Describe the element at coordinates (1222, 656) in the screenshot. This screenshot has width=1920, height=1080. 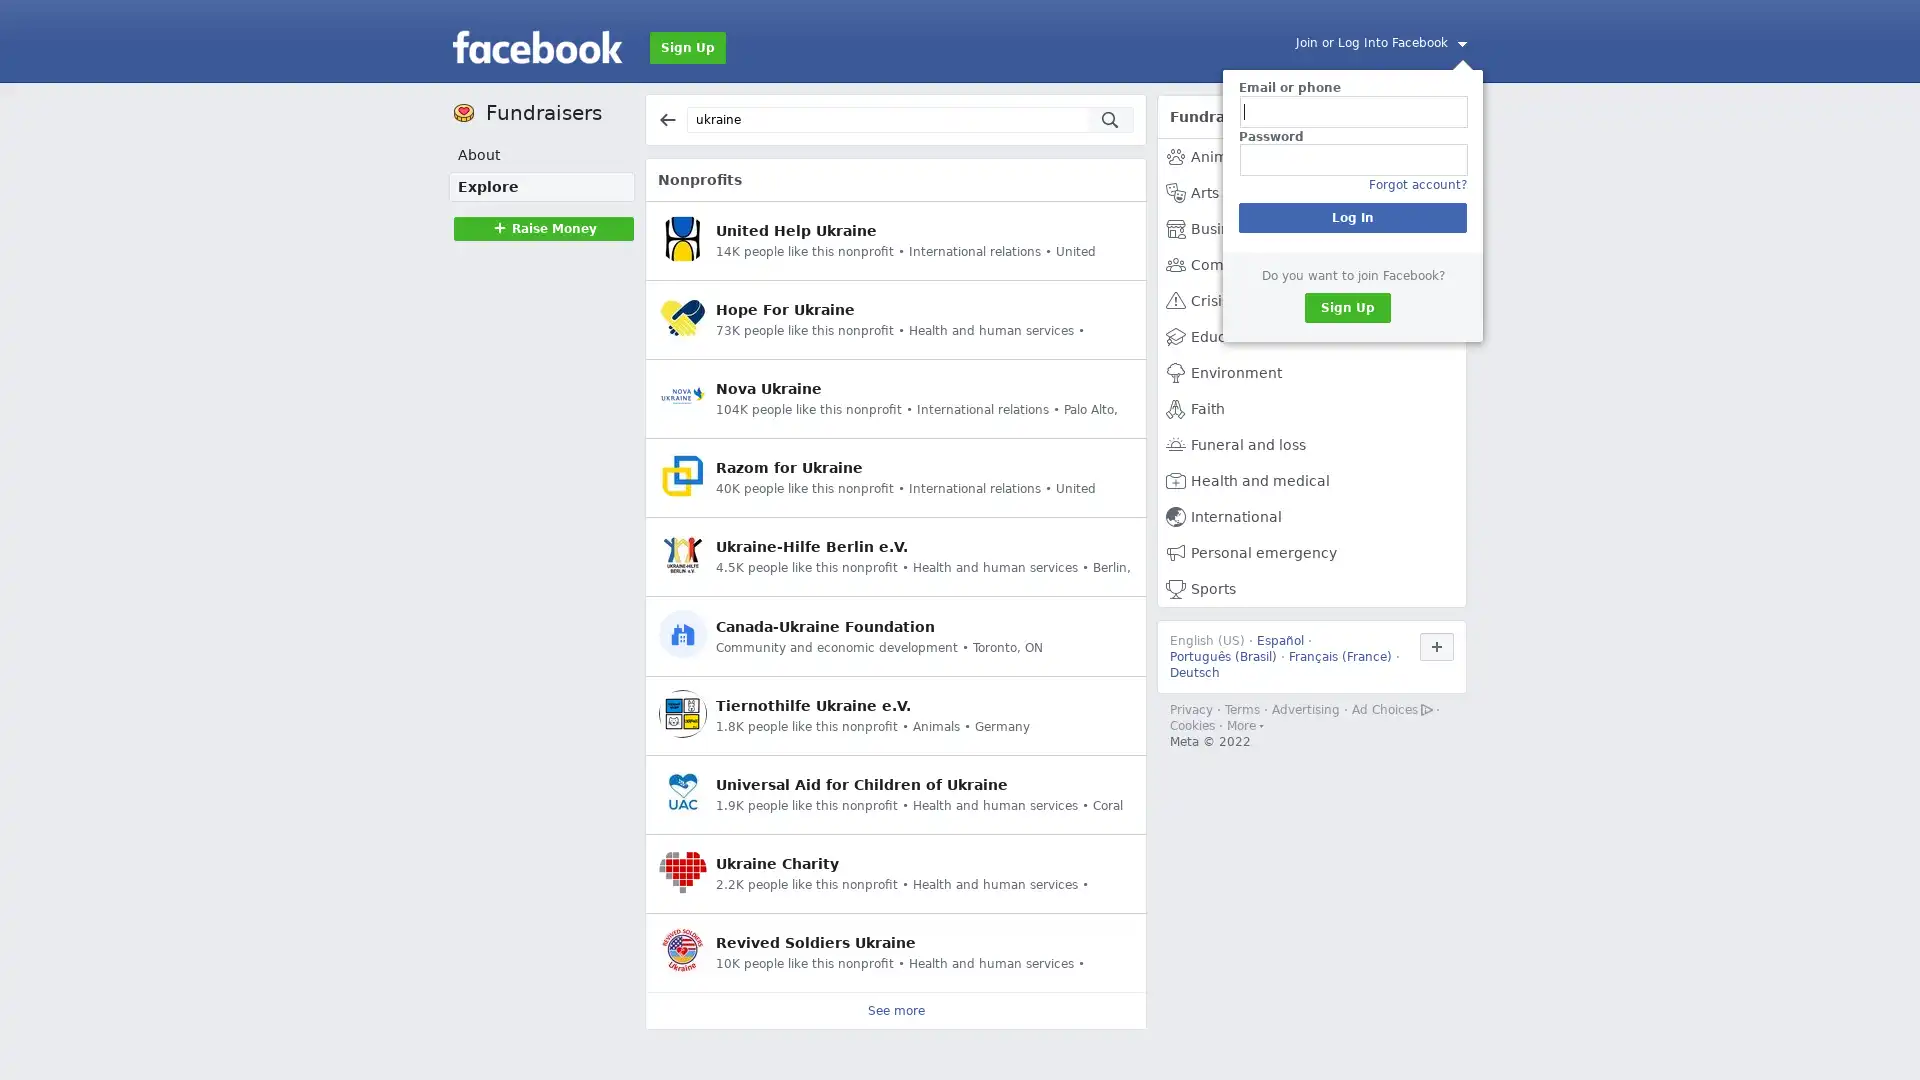
I see `Portugues (Brasil)` at that location.